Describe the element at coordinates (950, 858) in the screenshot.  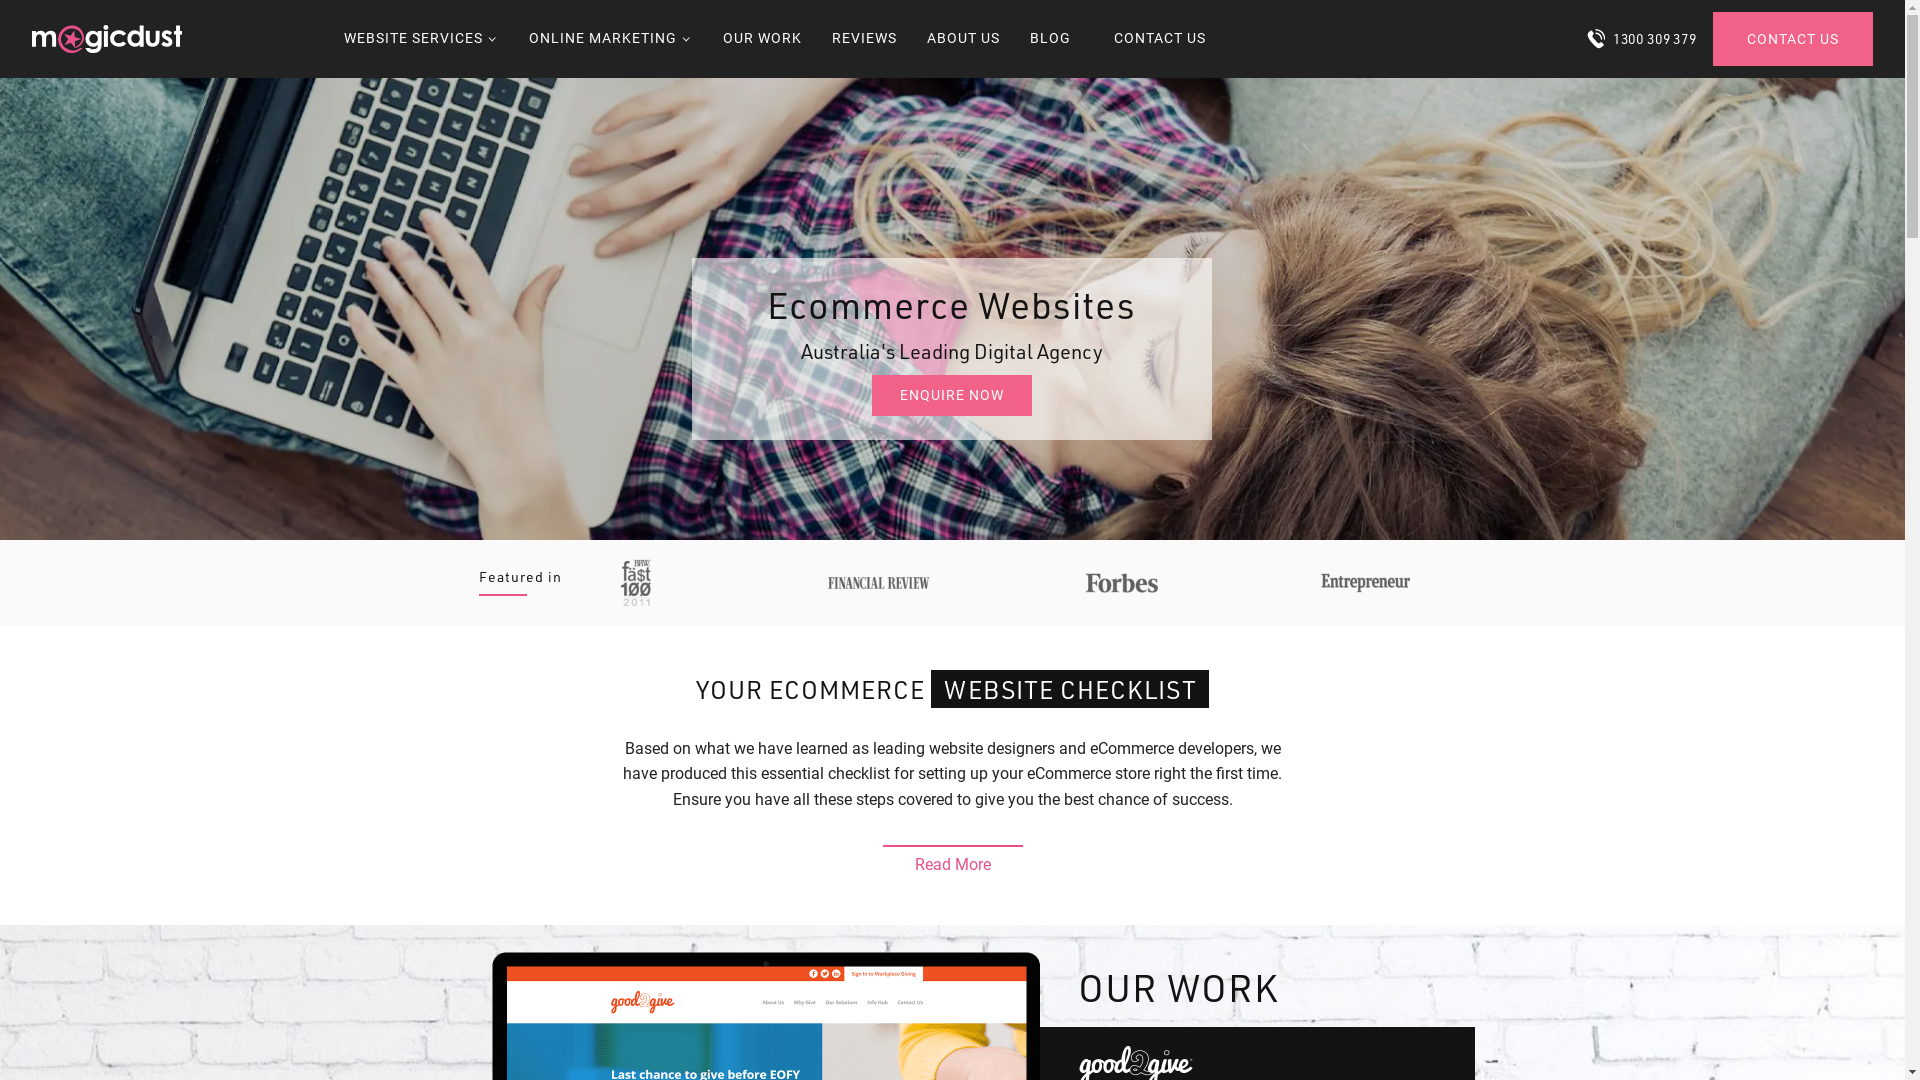
I see `'Read More'` at that location.